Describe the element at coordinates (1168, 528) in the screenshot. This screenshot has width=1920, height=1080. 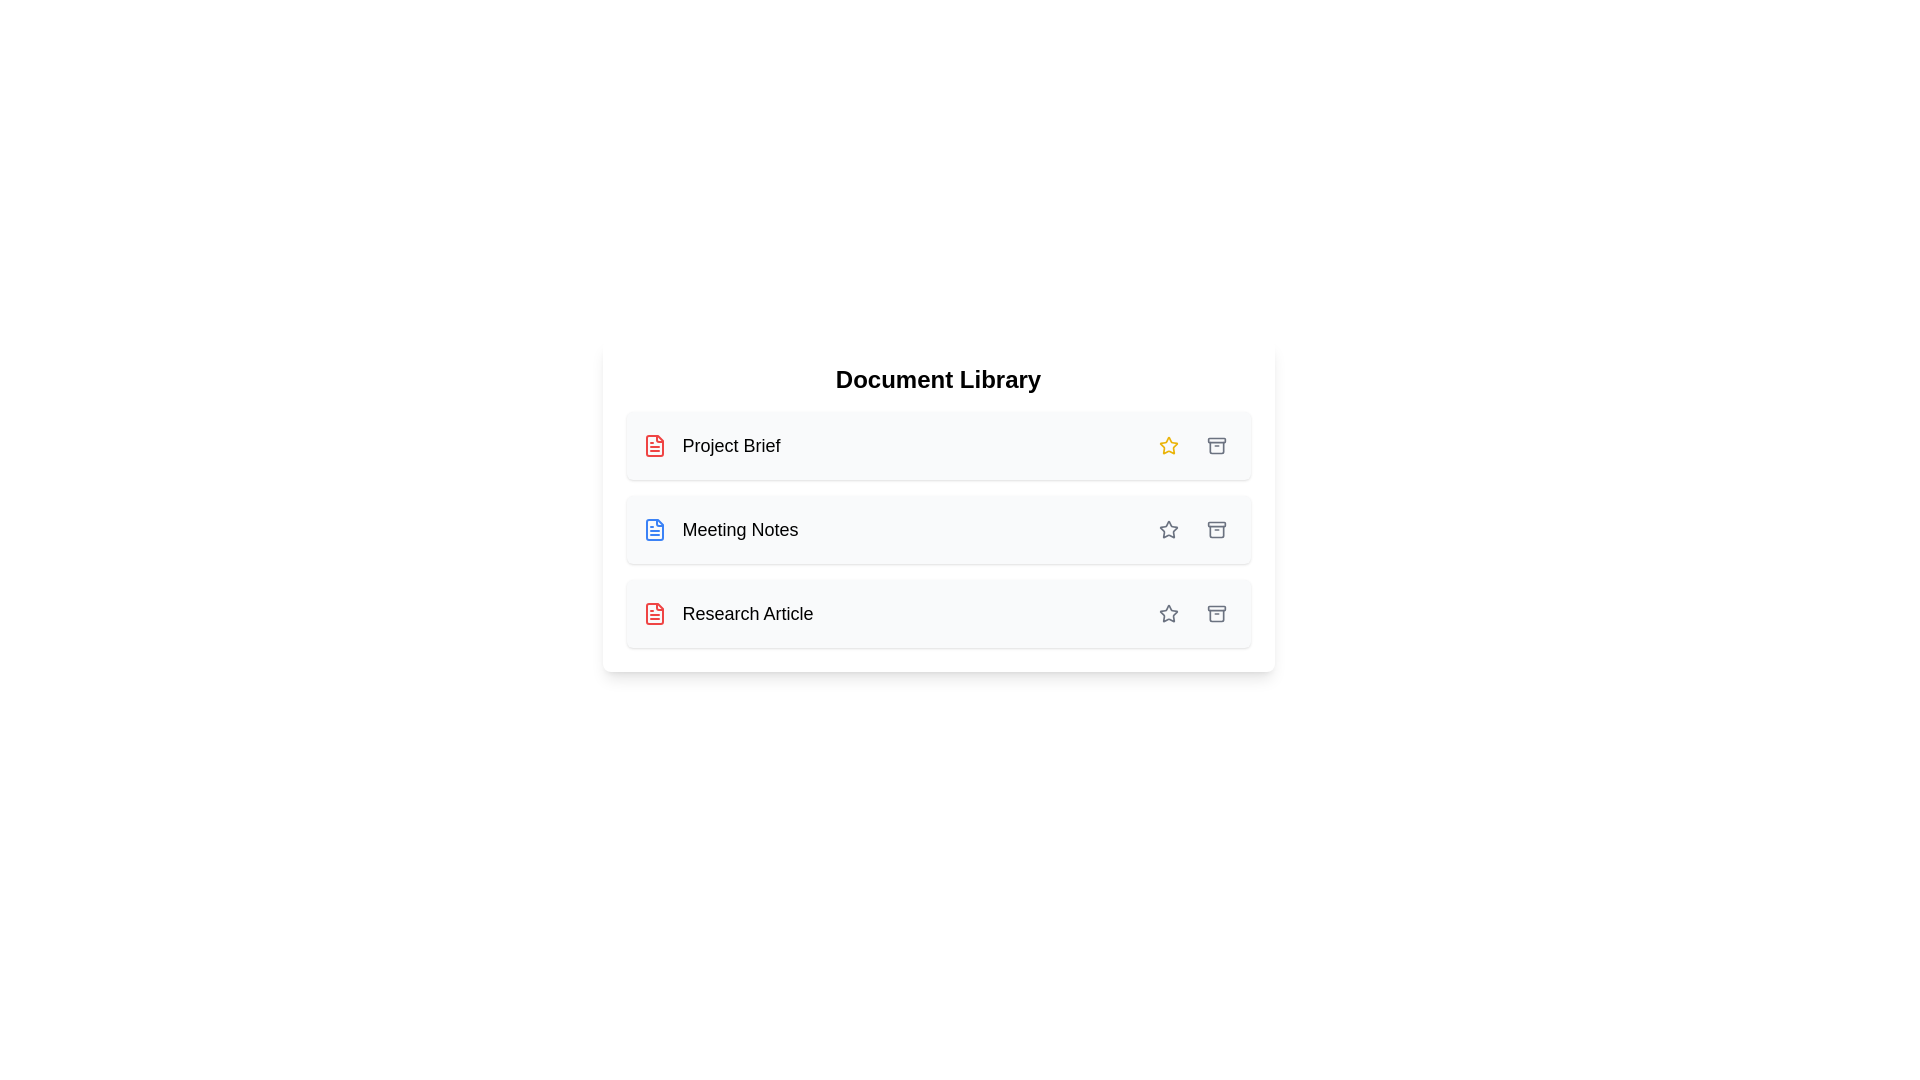
I see `the star icon corresponding to the document named Meeting Notes to toggle its favorite status` at that location.